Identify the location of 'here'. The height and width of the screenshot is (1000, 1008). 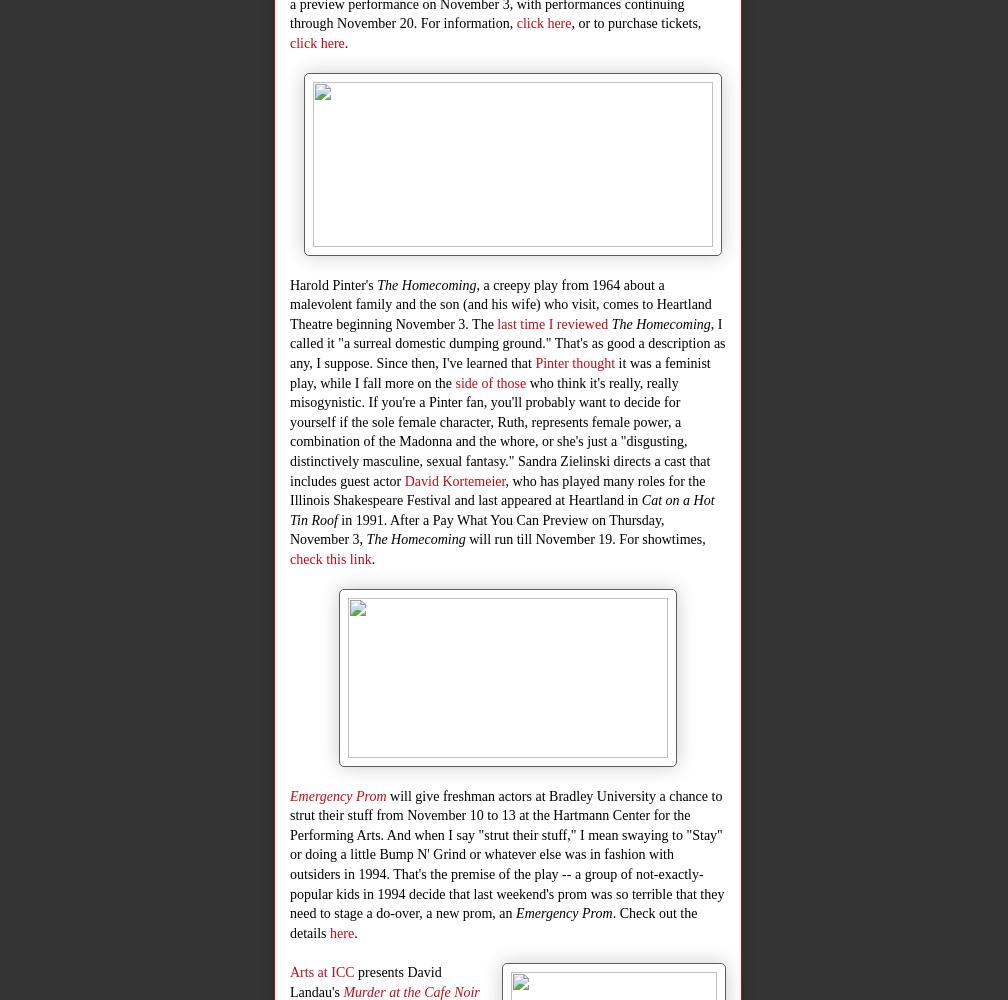
(342, 932).